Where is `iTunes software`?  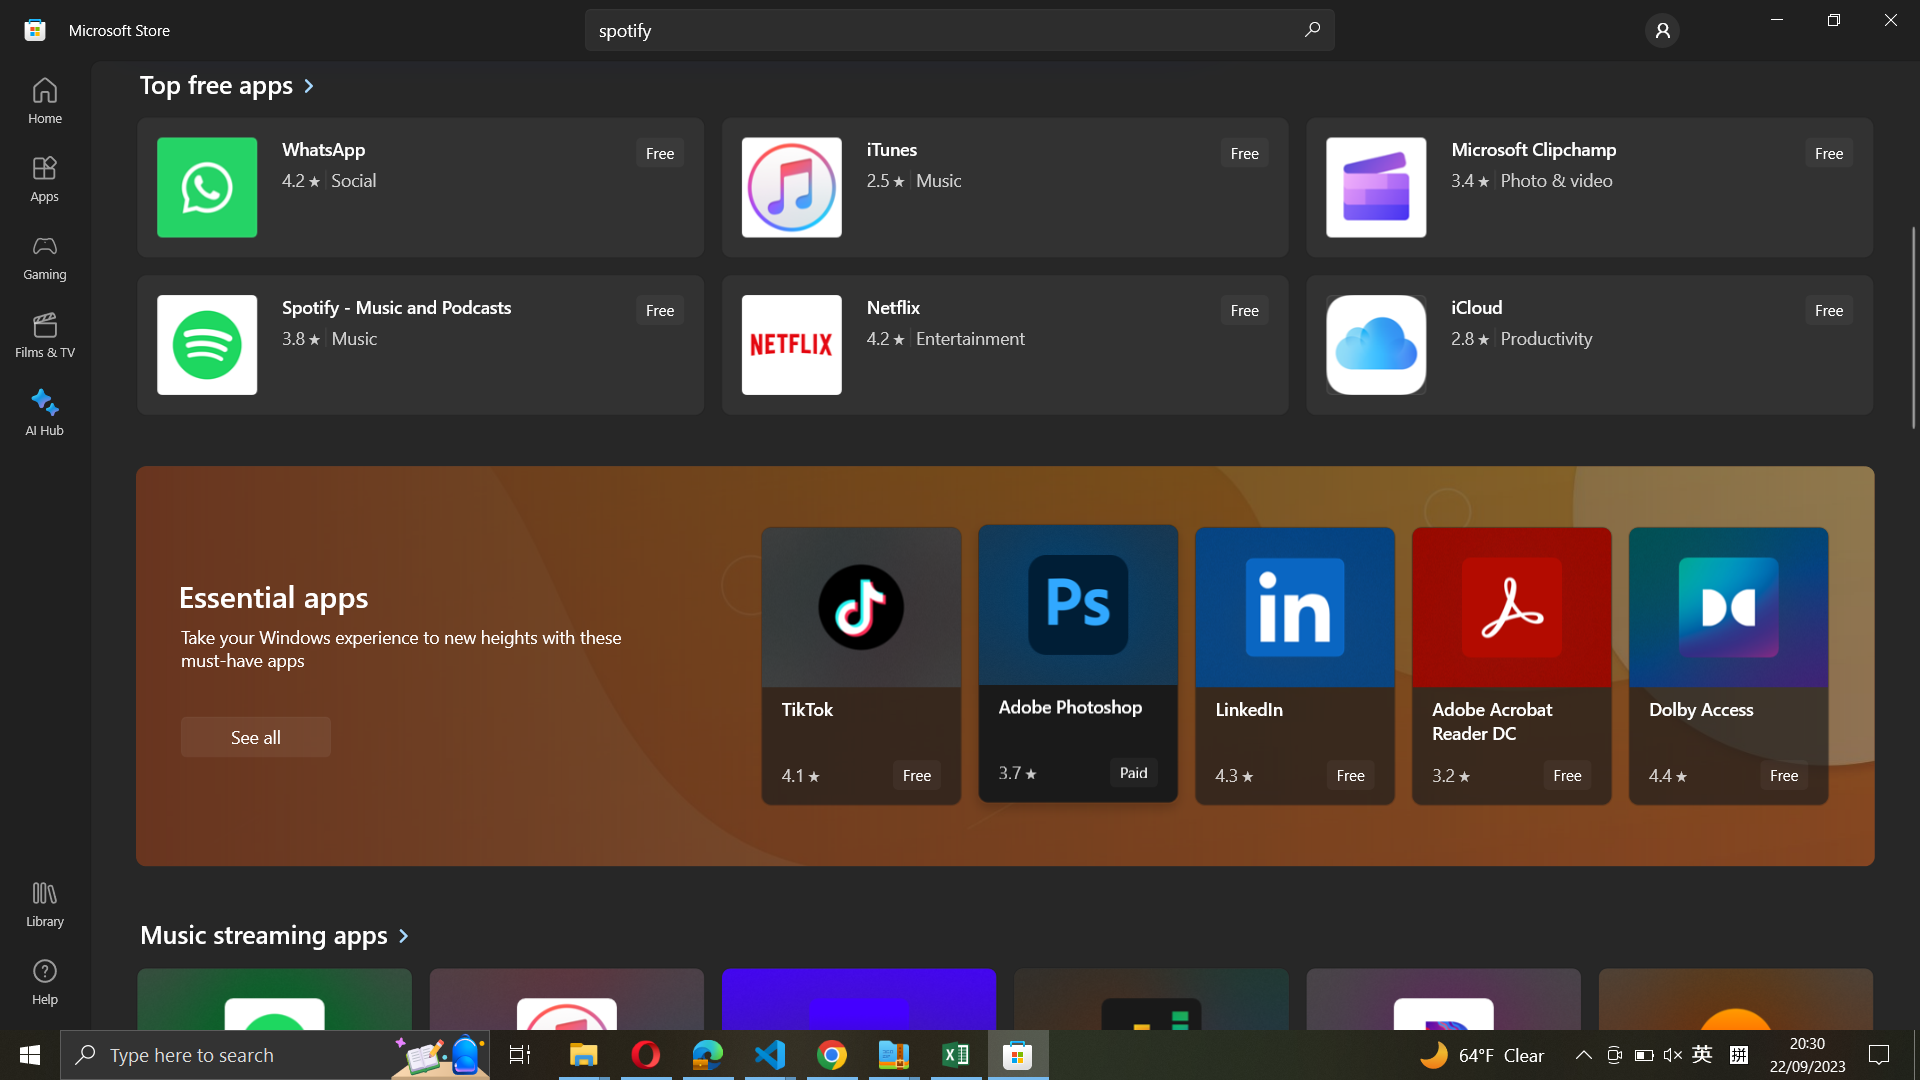
iTunes software is located at coordinates (1002, 189).